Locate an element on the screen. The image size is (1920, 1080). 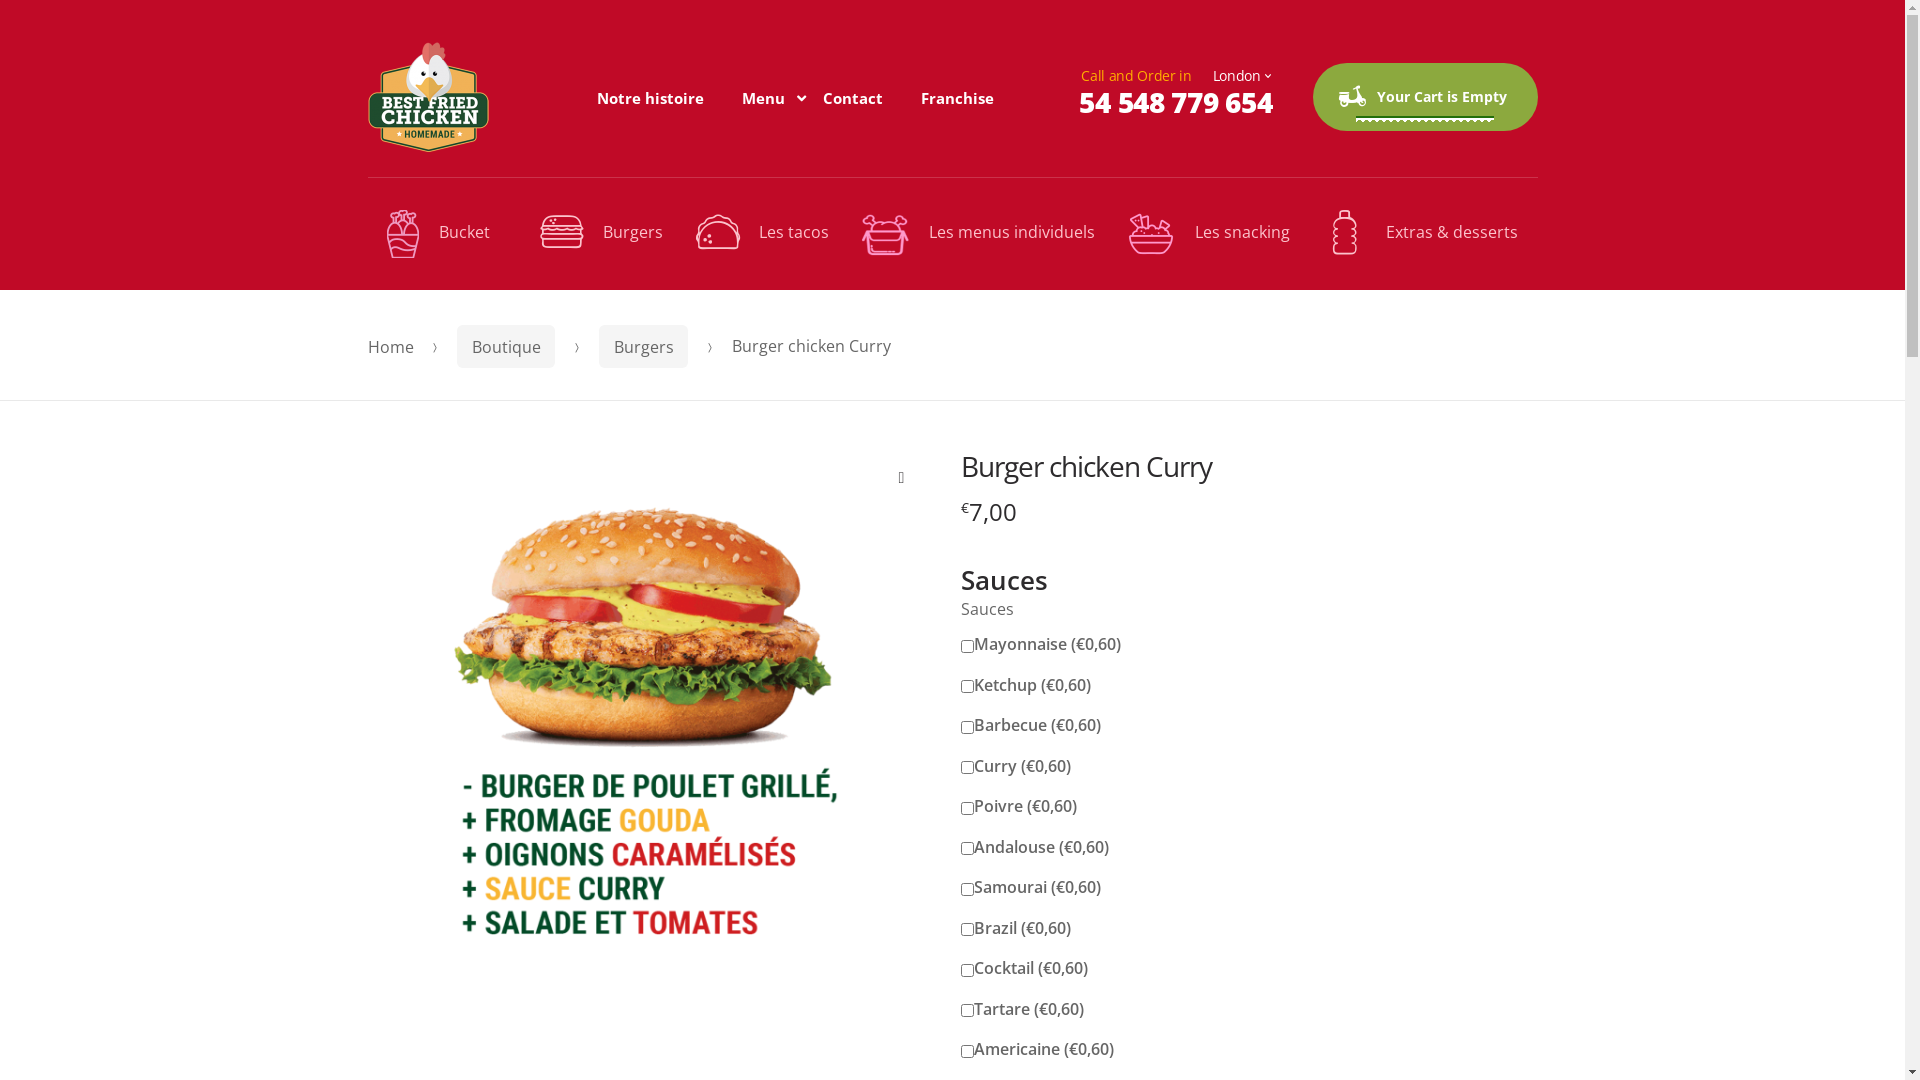
'Contact' is located at coordinates (853, 96).